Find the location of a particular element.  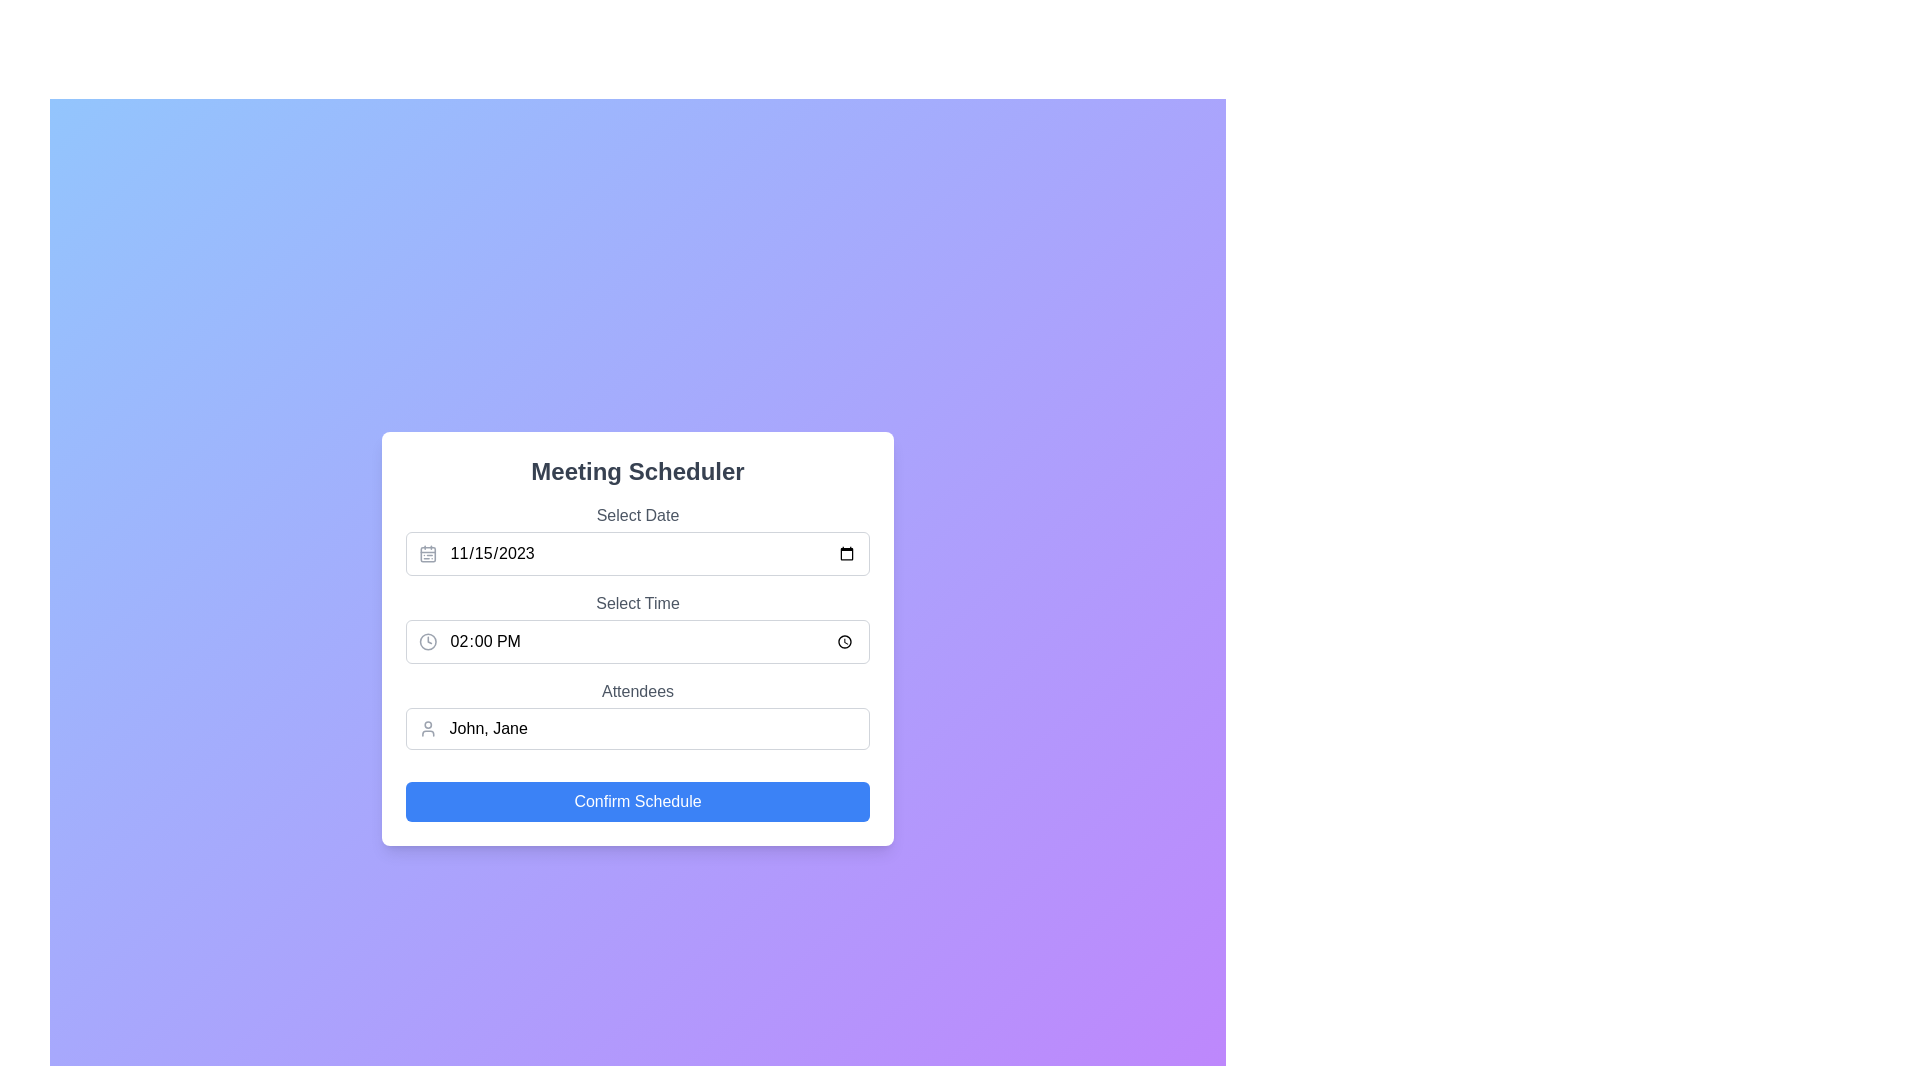

the date input field labeled 'Select Date' in the Meeting Scheduler dialog to type a date is located at coordinates (637, 540).